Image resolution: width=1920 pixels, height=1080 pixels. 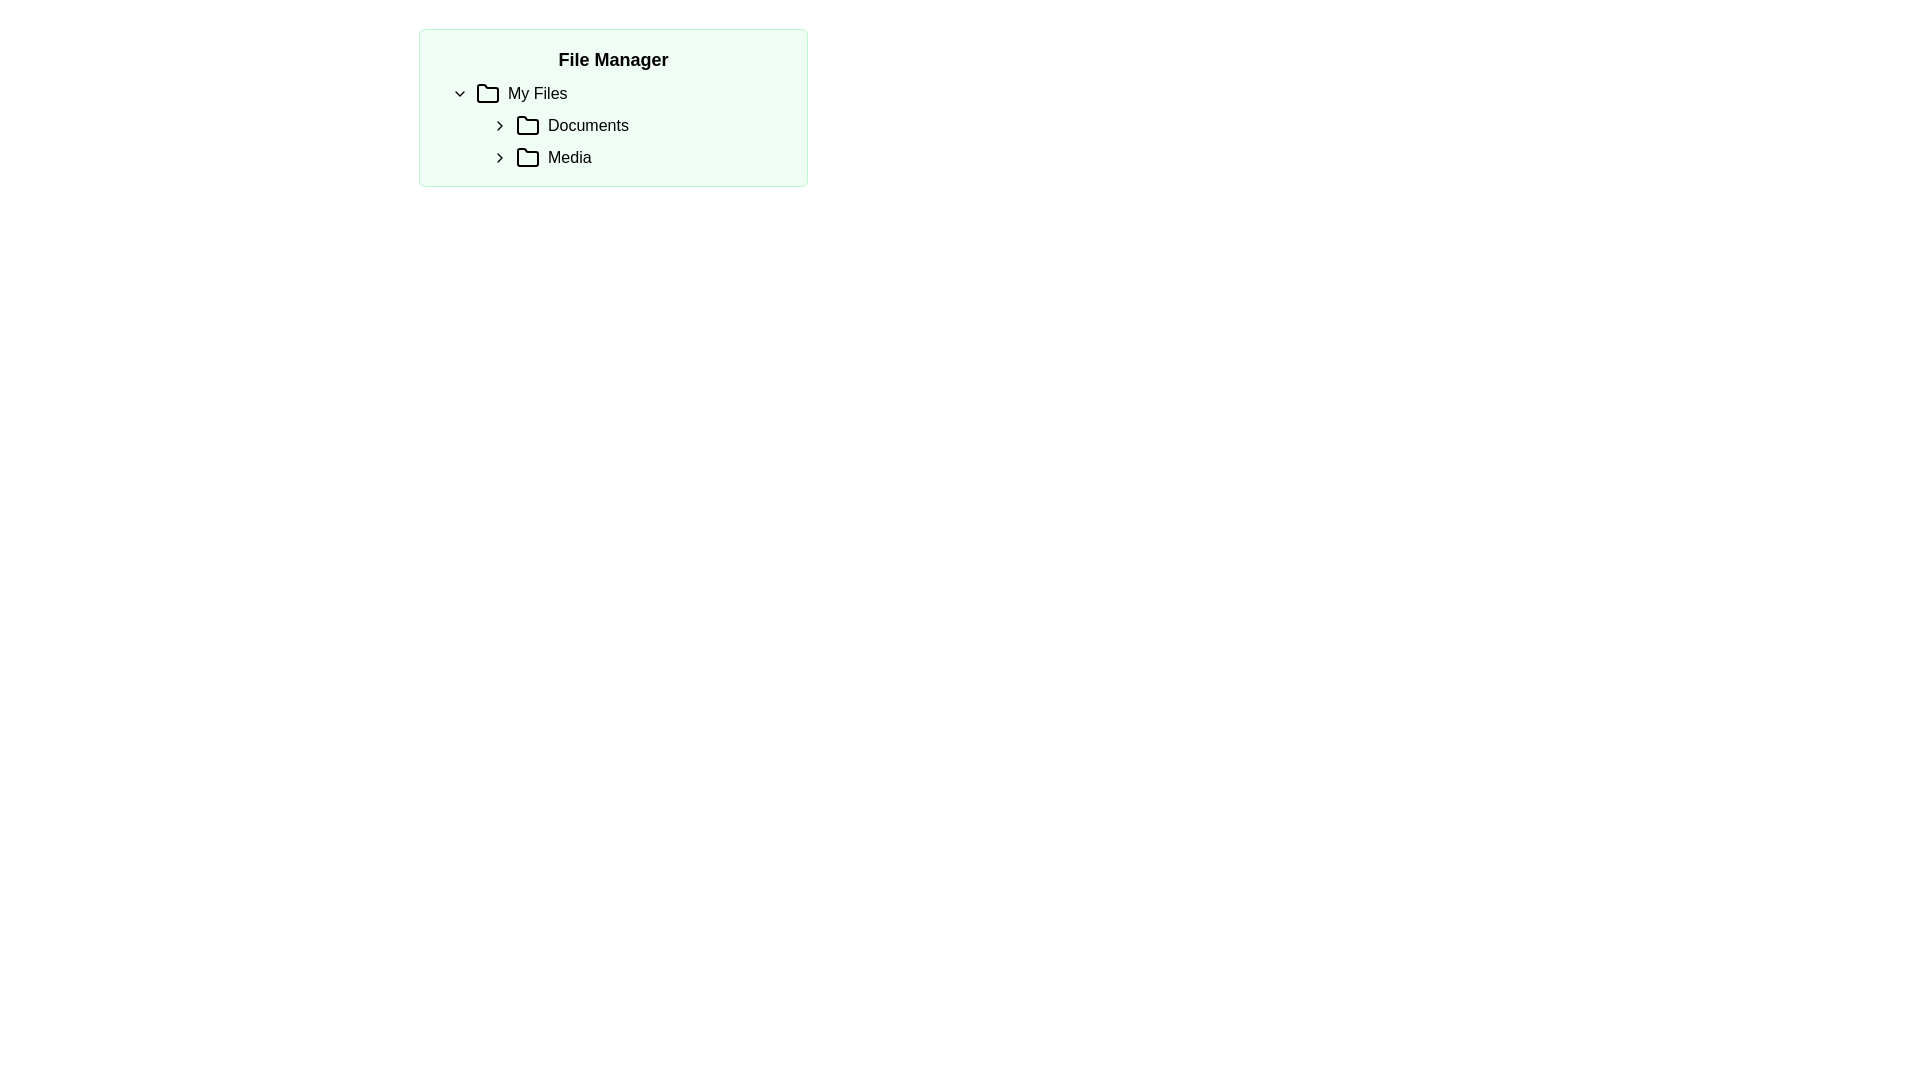 I want to click on the 'Documents' text label element, which is styled with a standard font and positioned to the right of a folder icon under the 'My Files' section of the 'File Manager', so click(x=587, y=126).